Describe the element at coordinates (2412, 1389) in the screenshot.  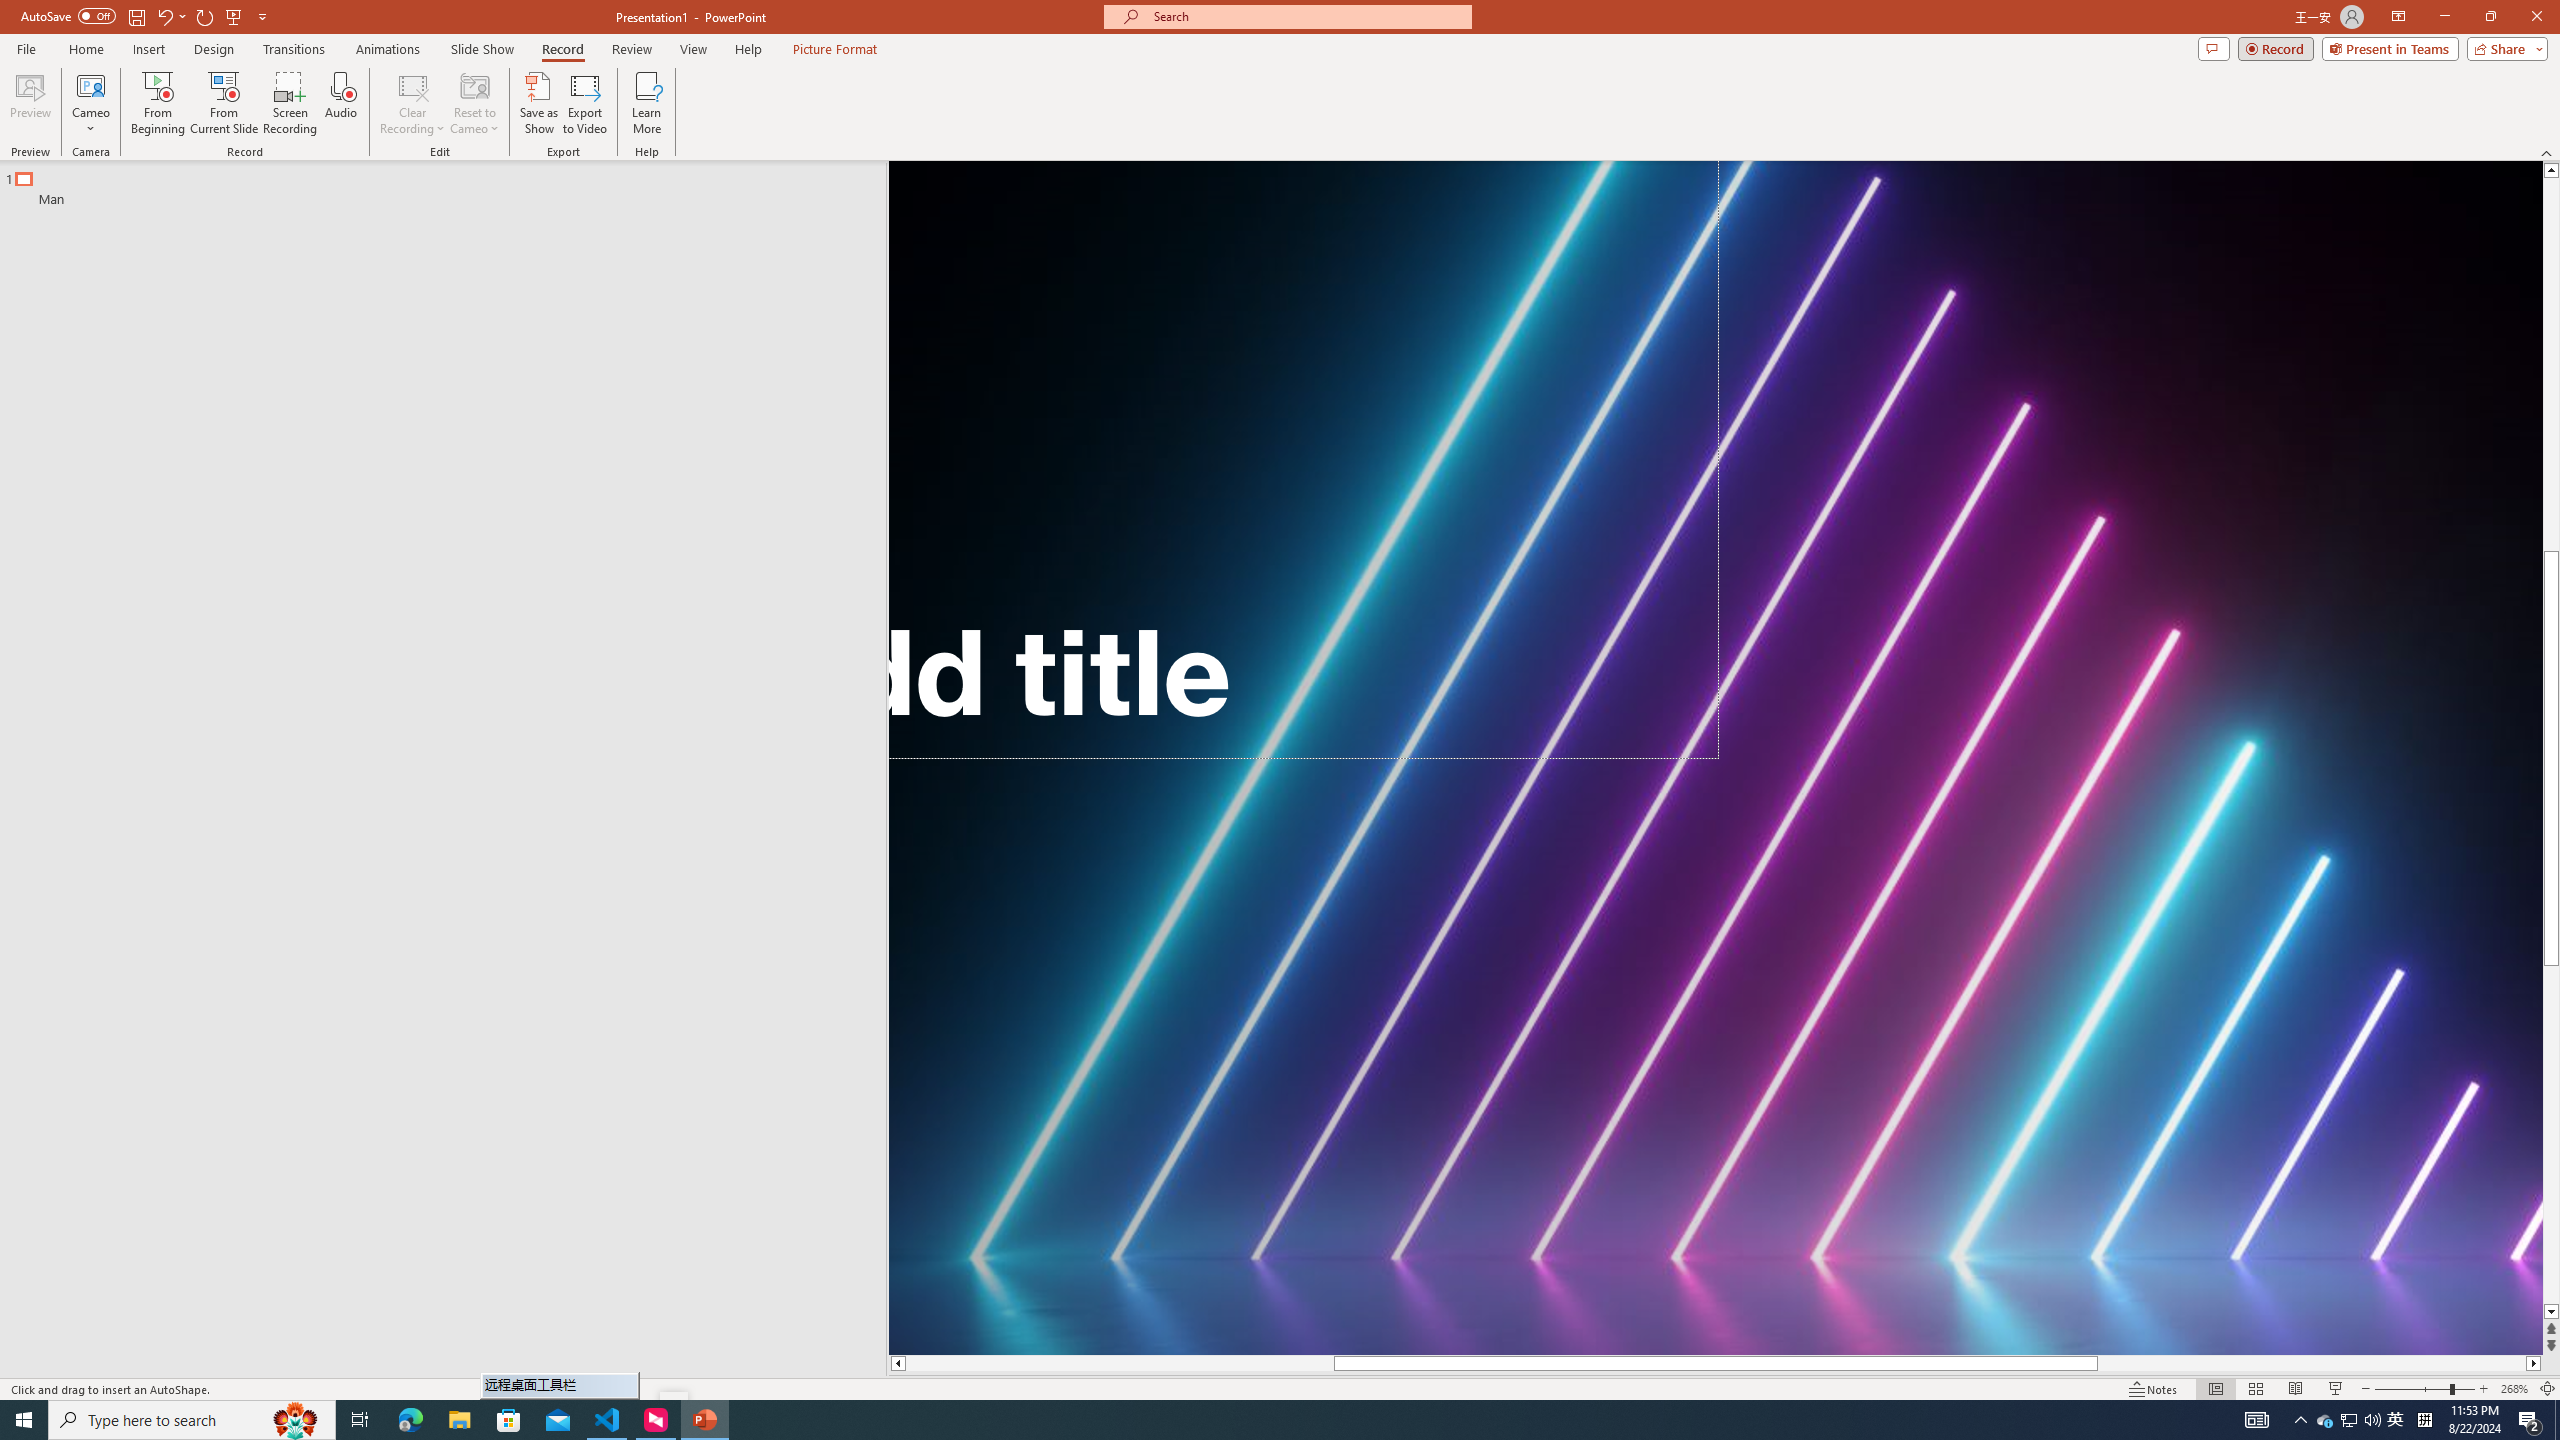
I see `'Zoom Out'` at that location.